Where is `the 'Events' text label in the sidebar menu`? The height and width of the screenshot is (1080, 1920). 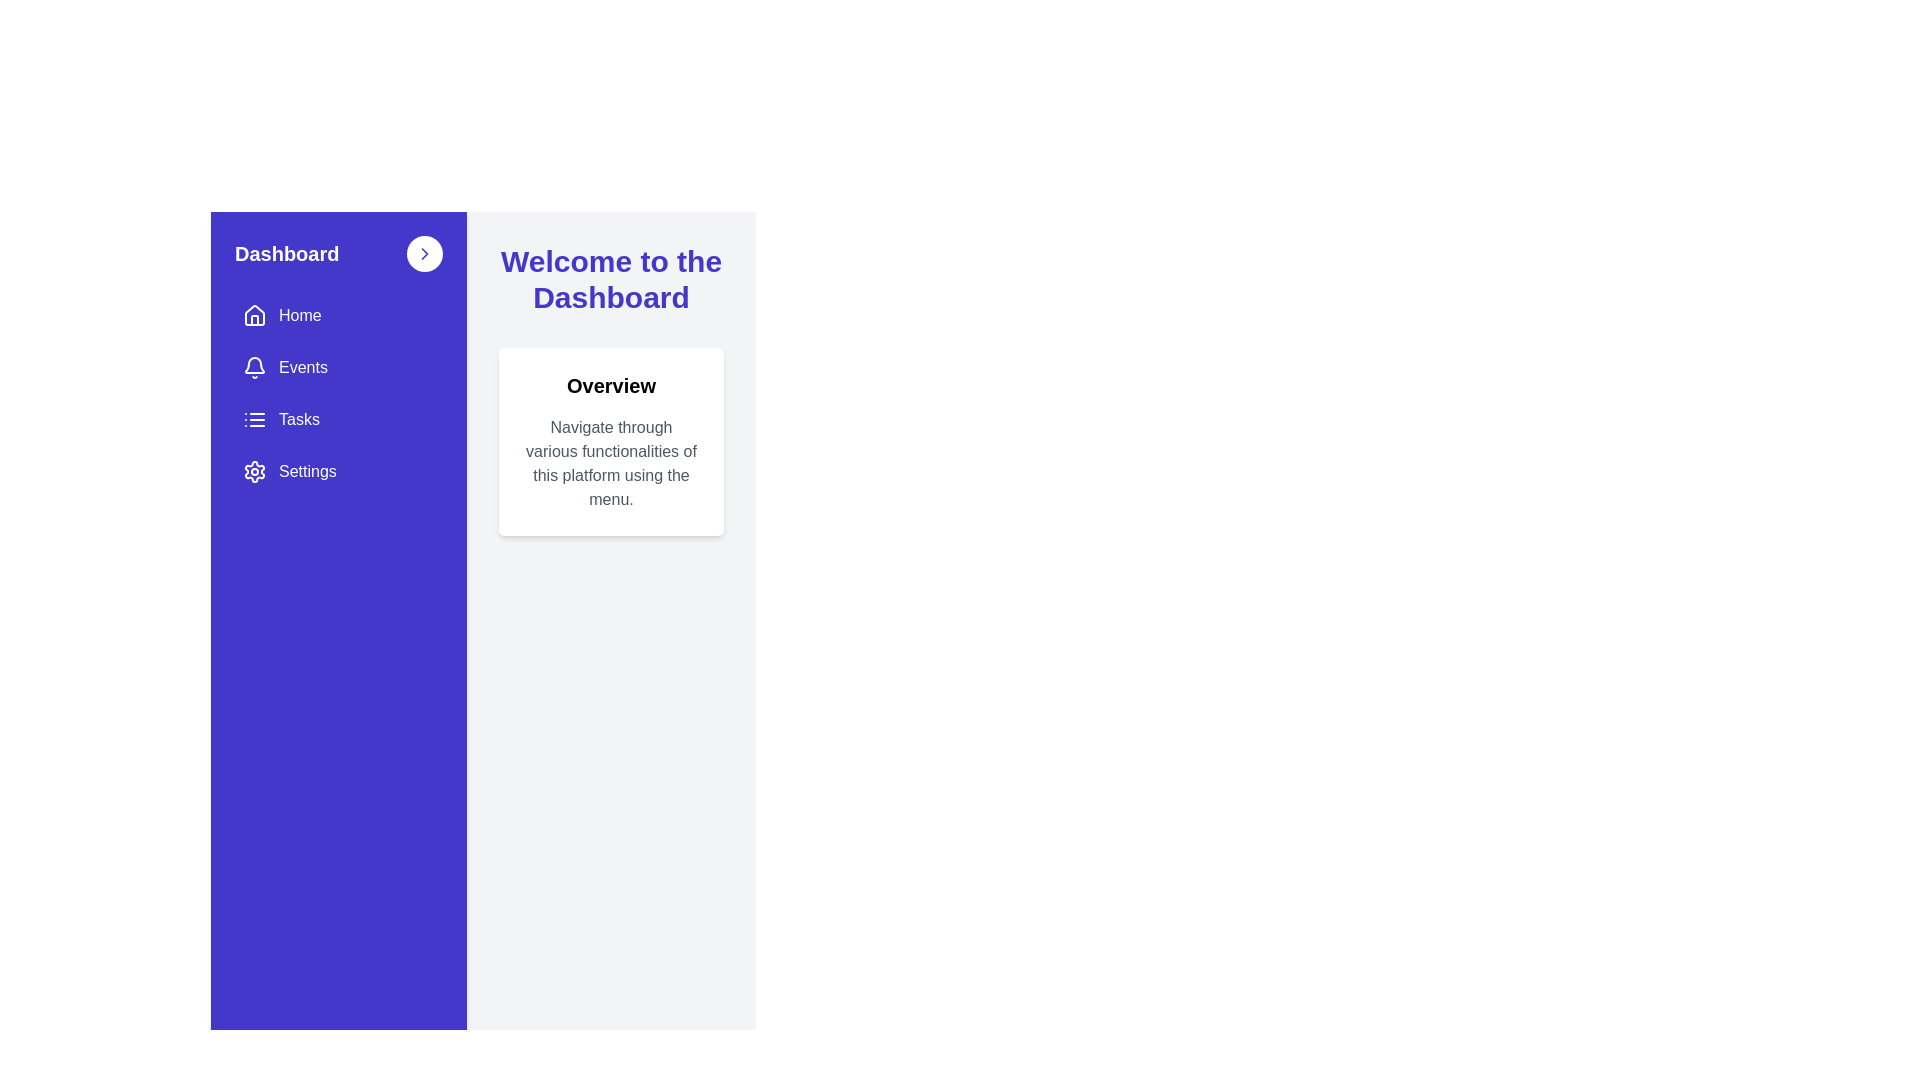
the 'Events' text label in the sidebar menu is located at coordinates (302, 367).